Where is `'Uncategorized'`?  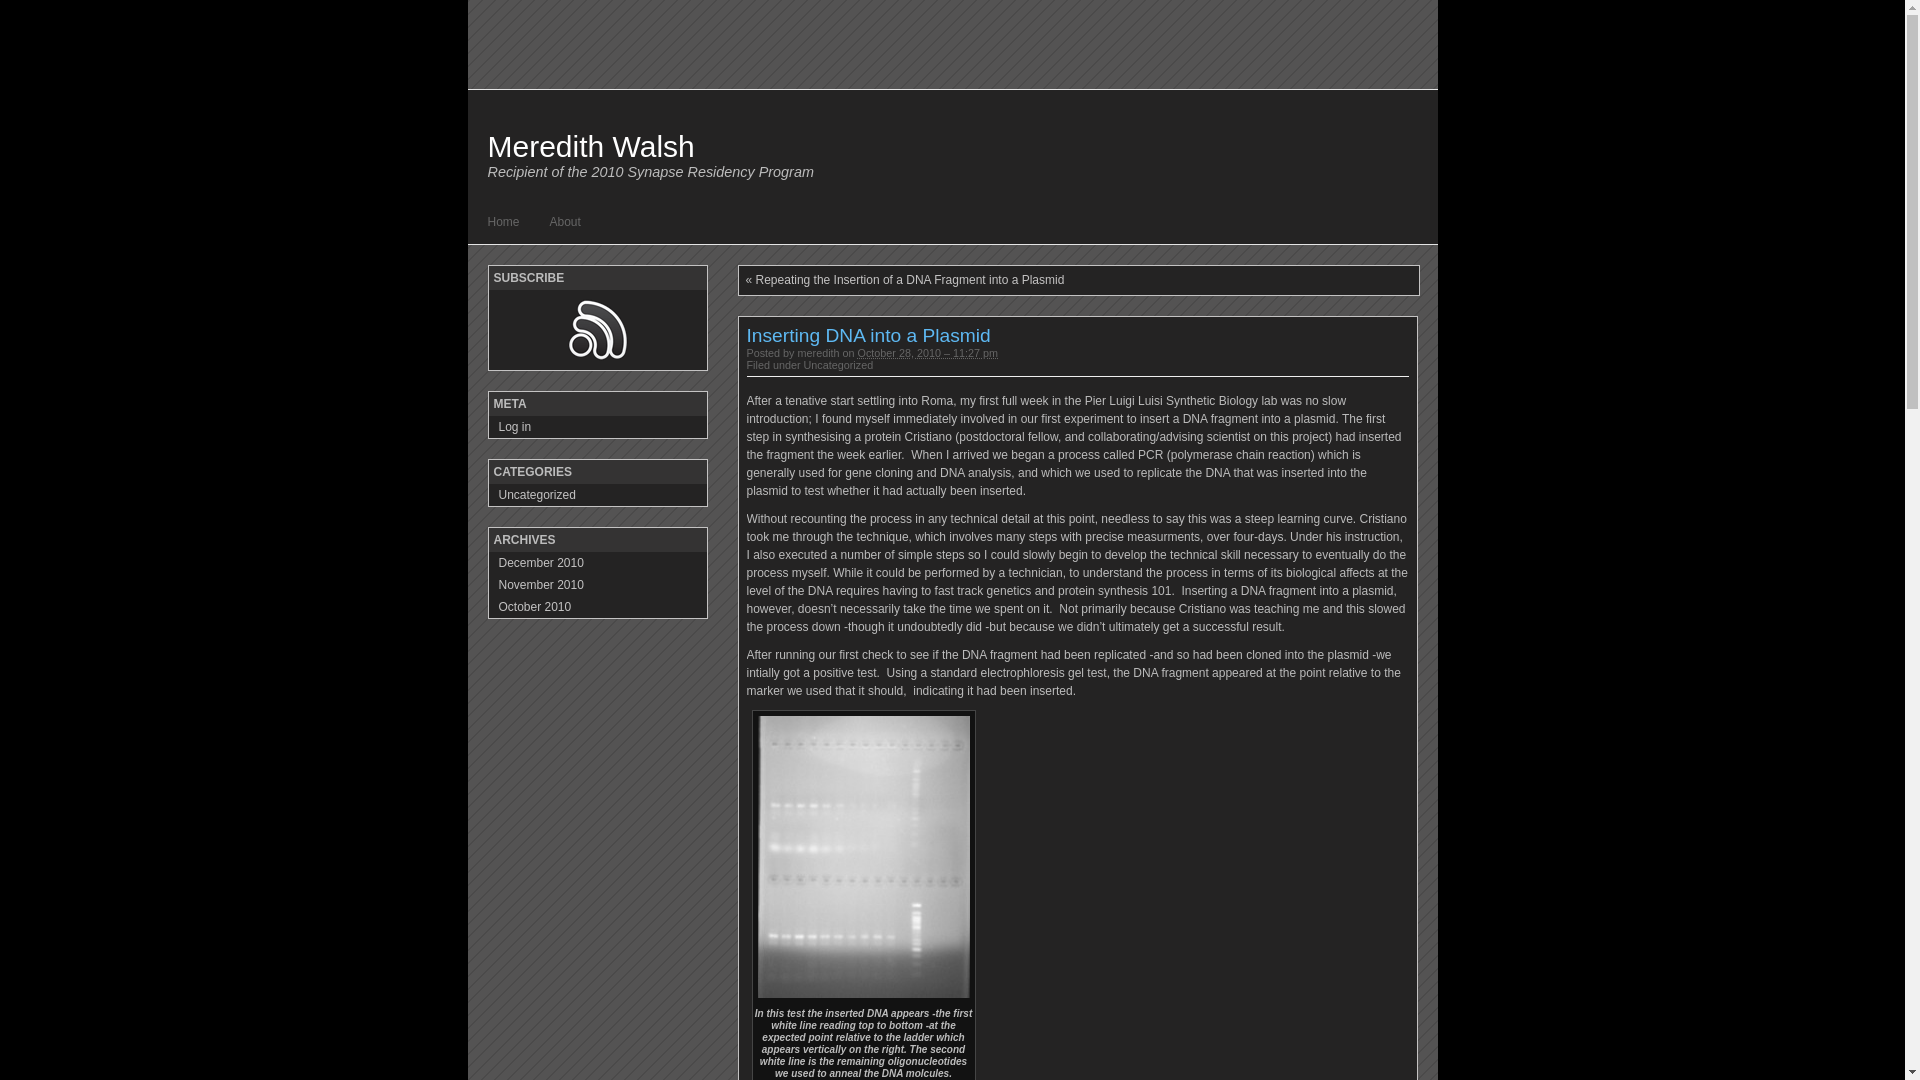
'Uncategorized' is located at coordinates (595, 494).